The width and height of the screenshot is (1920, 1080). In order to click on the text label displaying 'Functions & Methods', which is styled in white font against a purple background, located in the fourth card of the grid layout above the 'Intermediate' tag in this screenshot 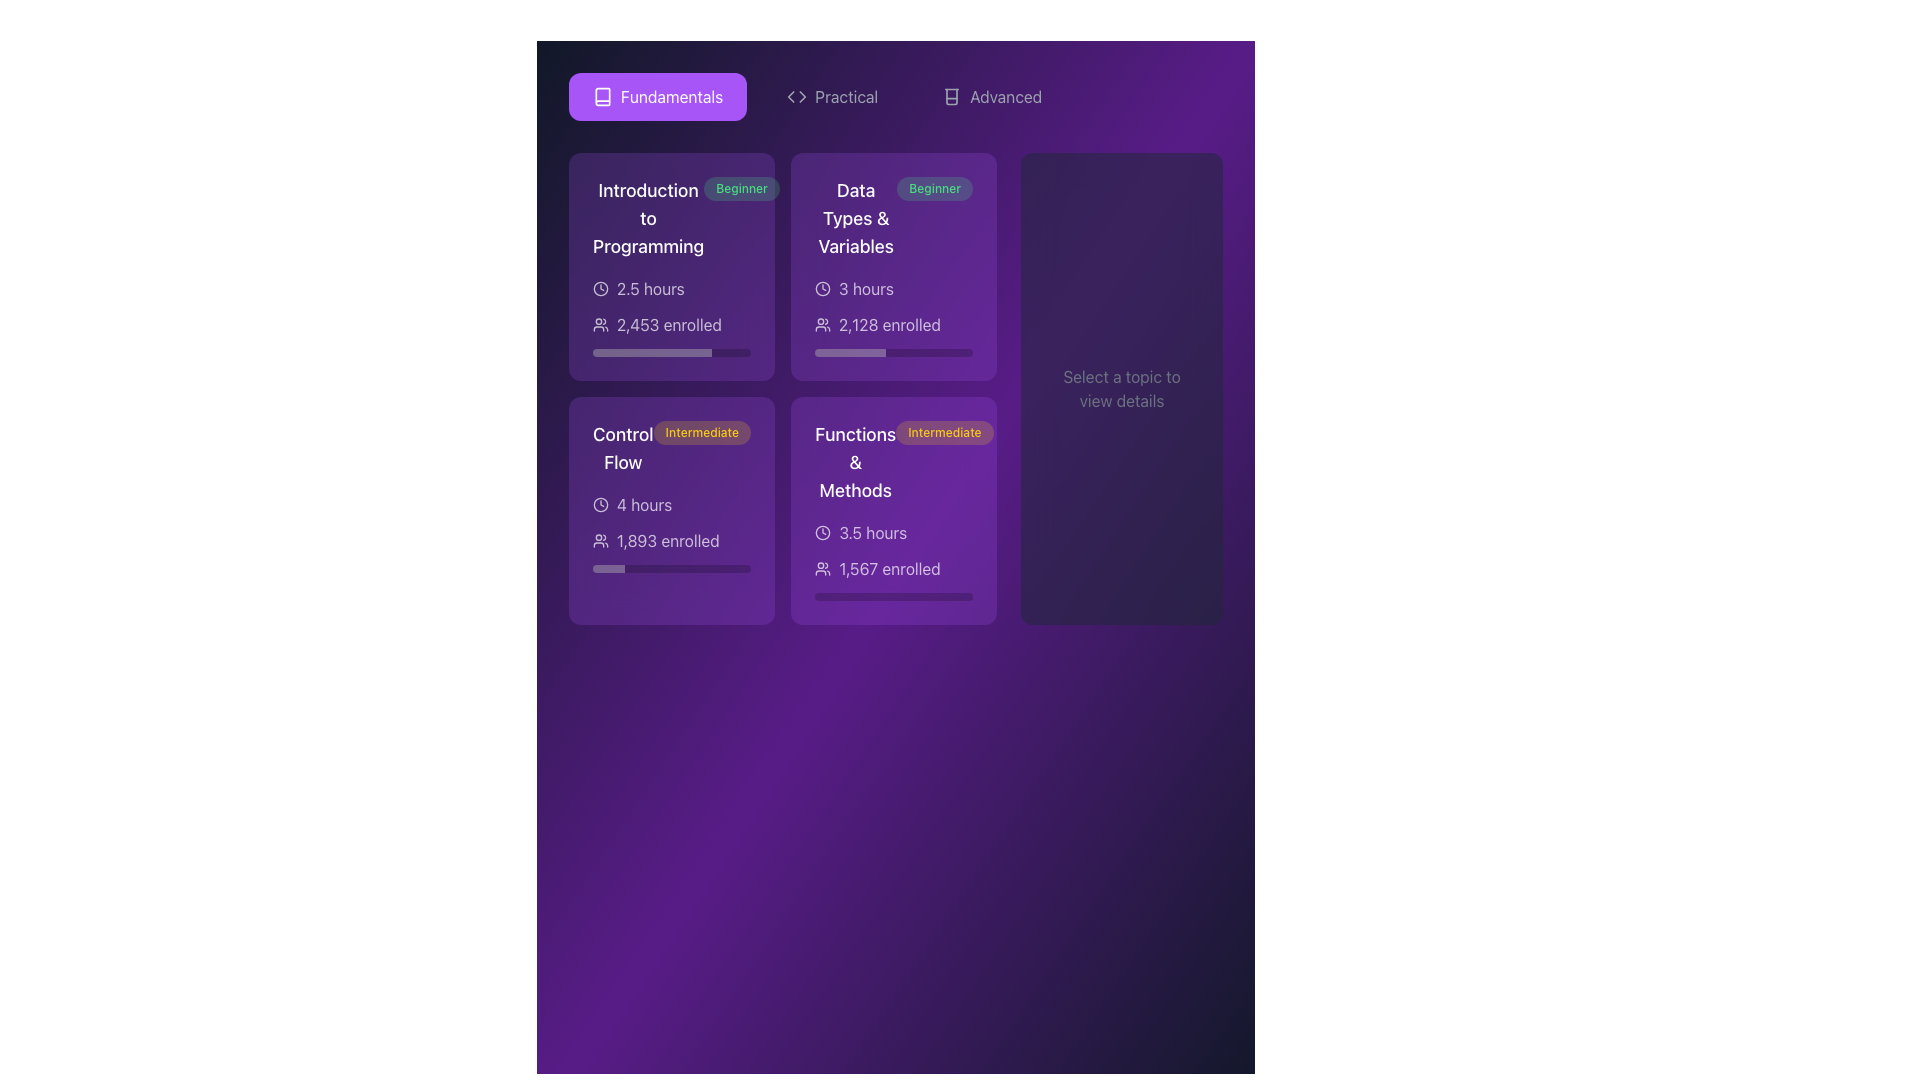, I will do `click(855, 462)`.